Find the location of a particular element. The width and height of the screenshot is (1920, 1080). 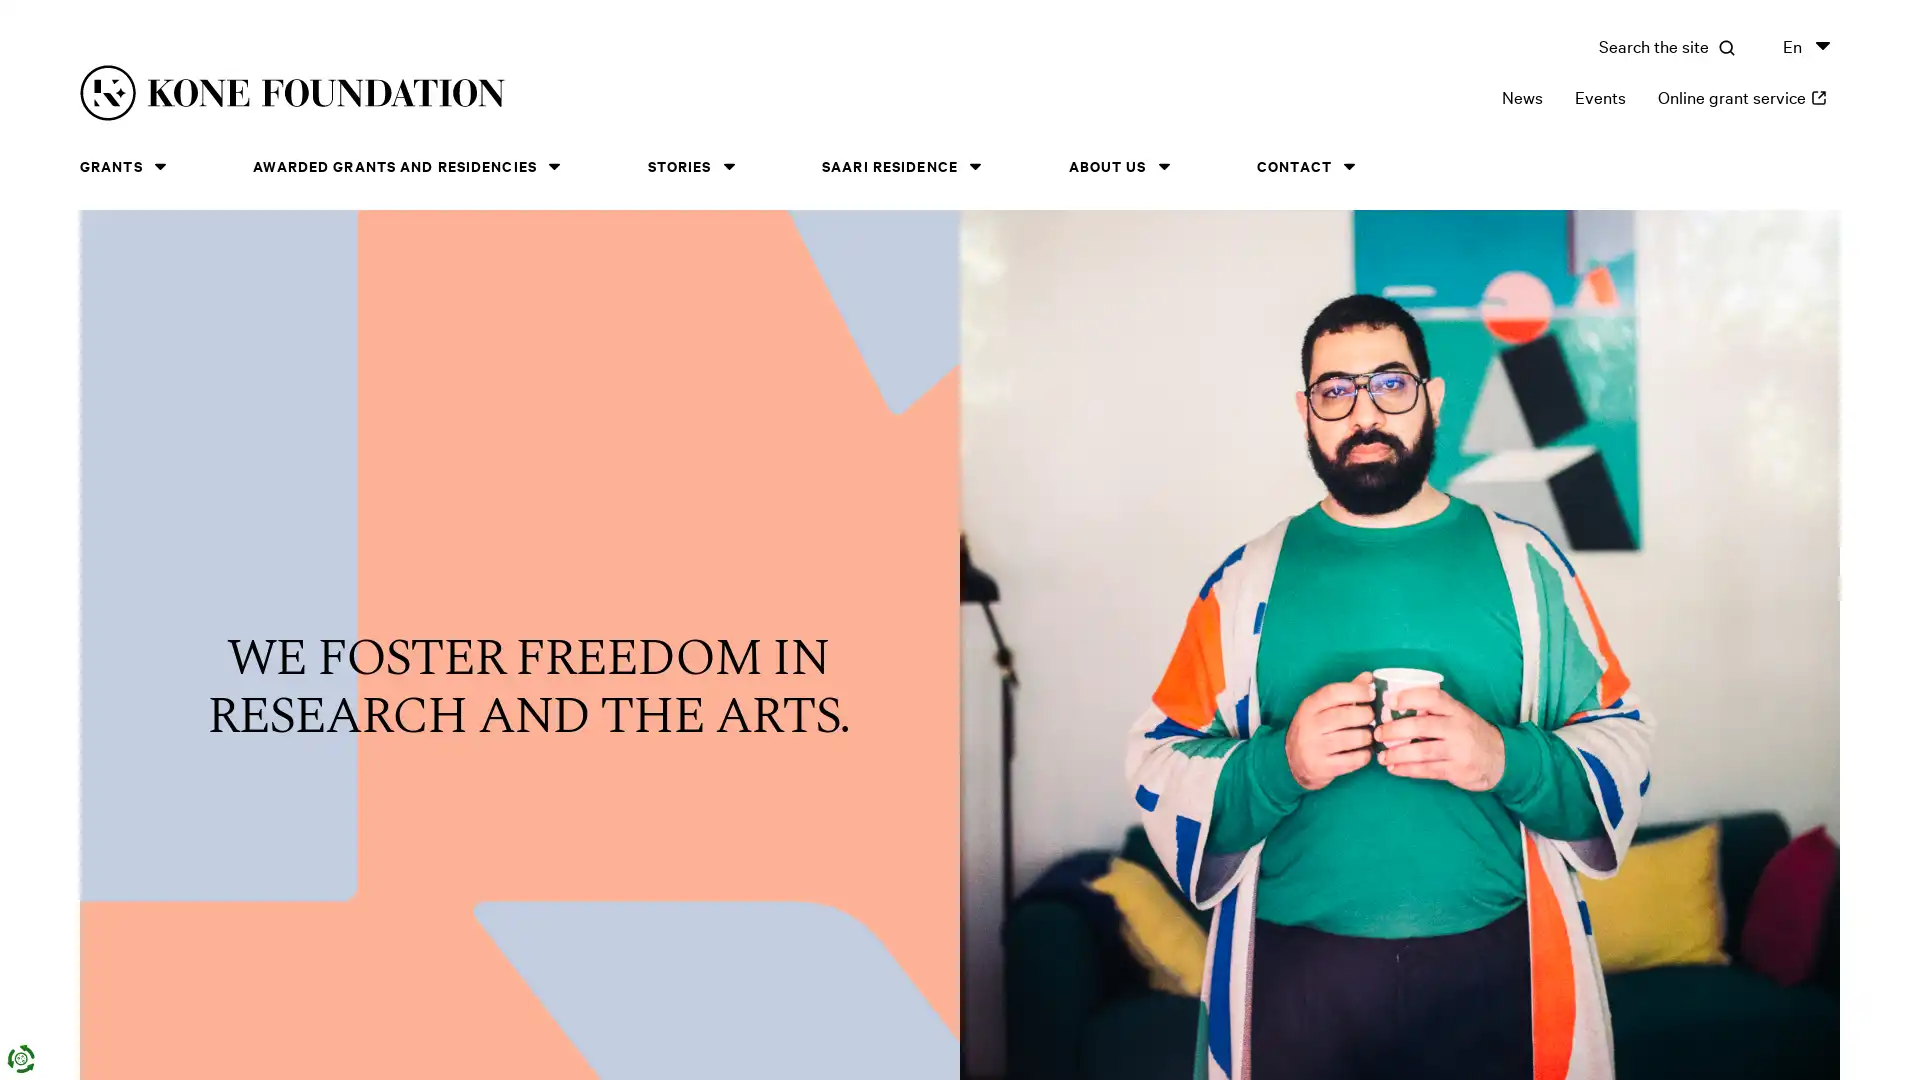

Saari Residence osion alavalikko is located at coordinates (974, 165).